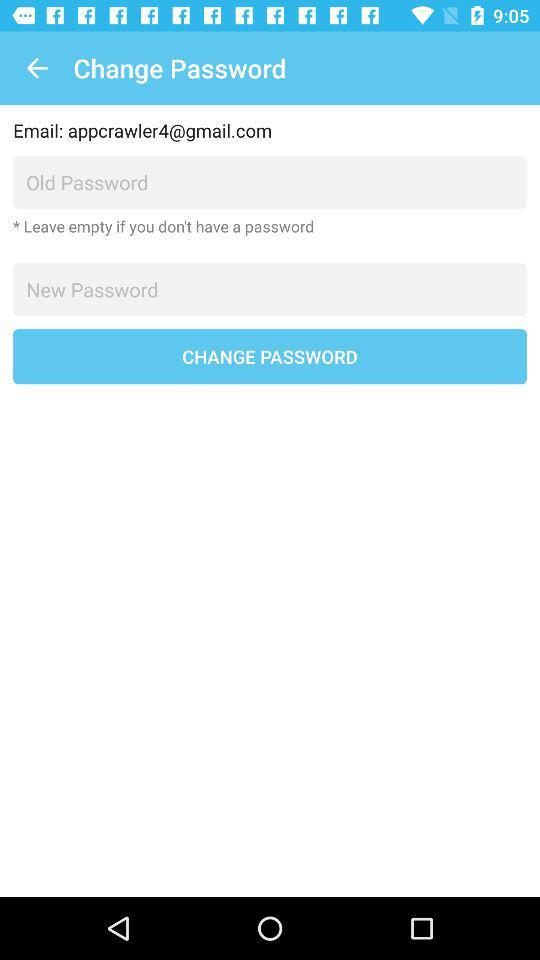  Describe the element at coordinates (270, 182) in the screenshot. I see `old password textfield` at that location.